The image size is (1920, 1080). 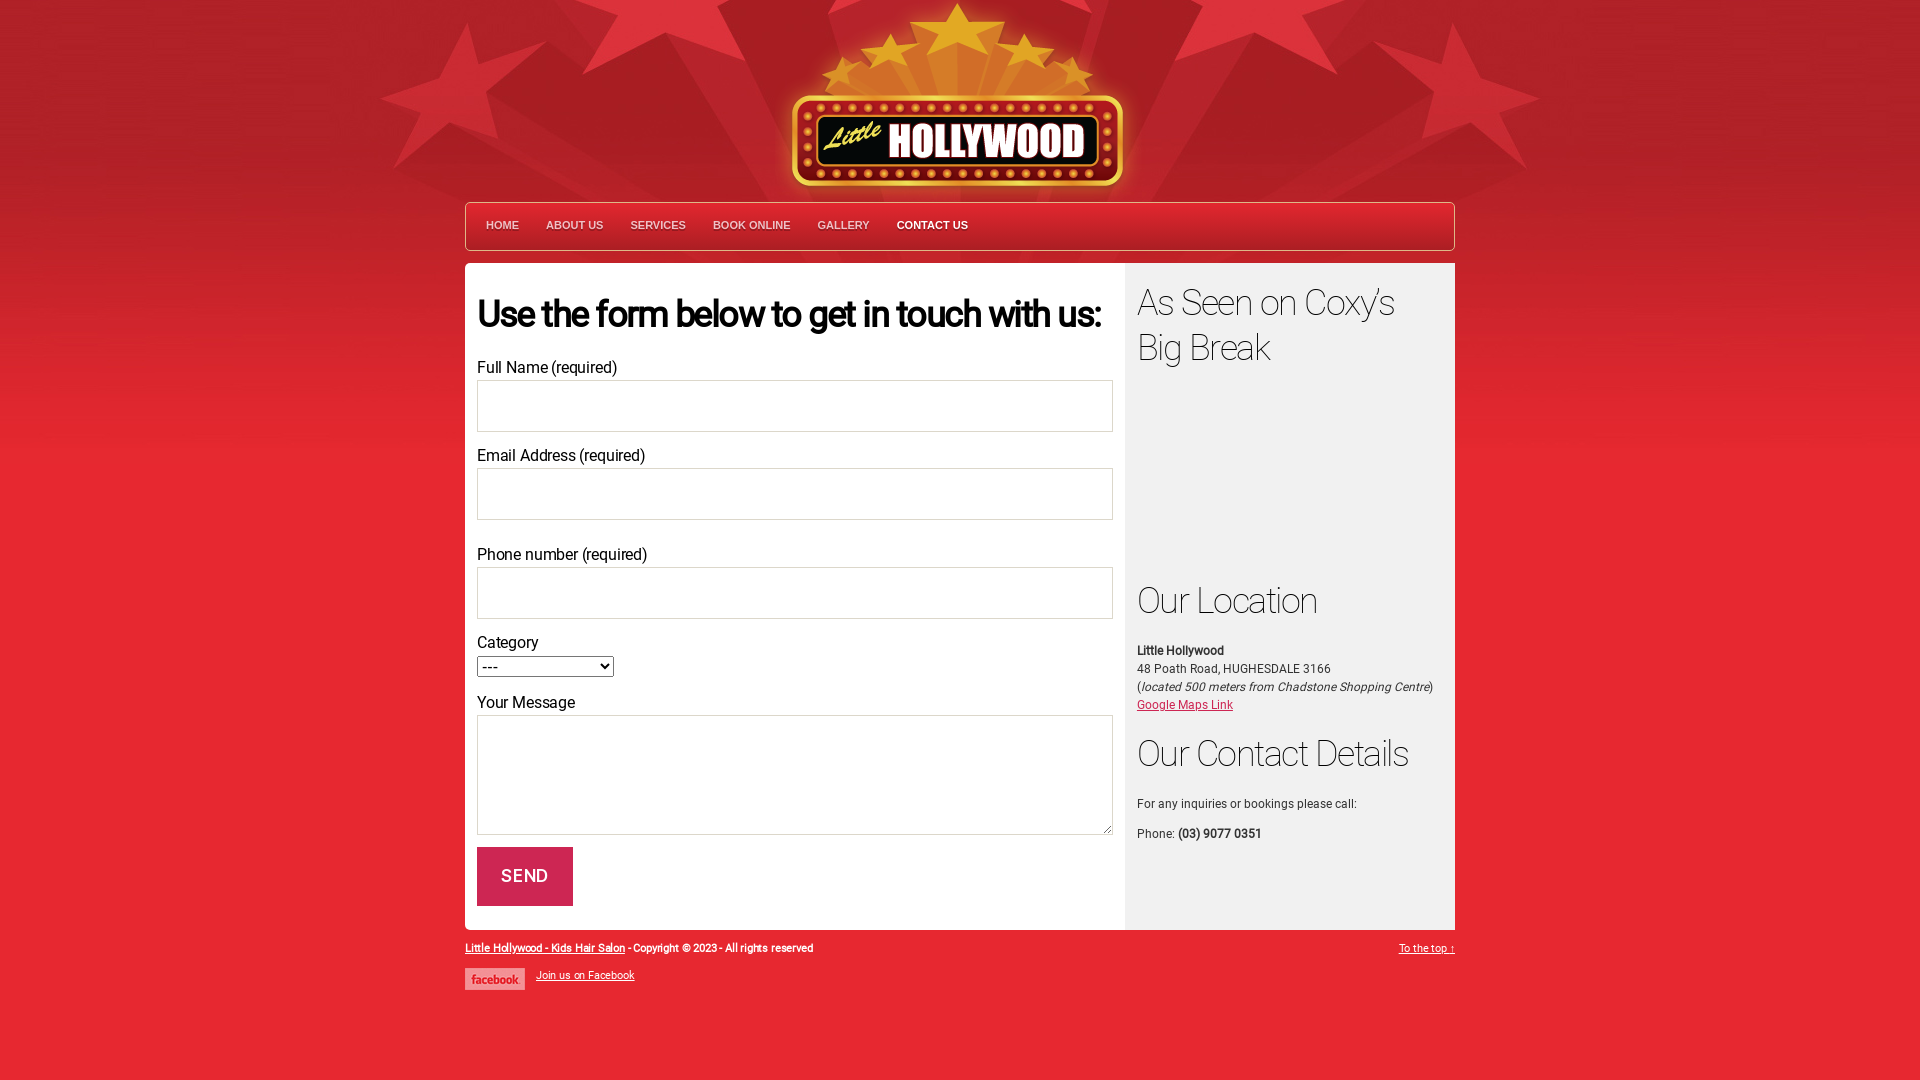 What do you see at coordinates (931, 225) in the screenshot?
I see `'CONTACT US'` at bounding box center [931, 225].